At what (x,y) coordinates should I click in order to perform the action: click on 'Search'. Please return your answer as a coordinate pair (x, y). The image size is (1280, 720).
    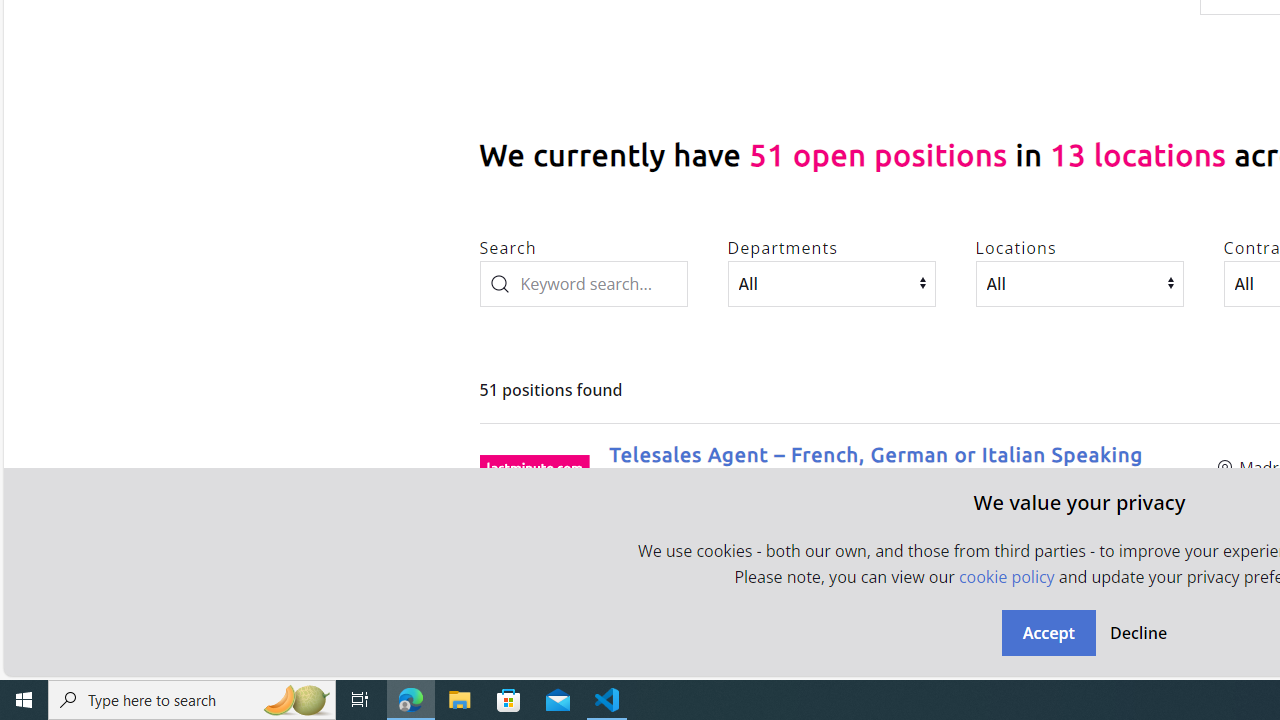
    Looking at the image, I should click on (582, 283).